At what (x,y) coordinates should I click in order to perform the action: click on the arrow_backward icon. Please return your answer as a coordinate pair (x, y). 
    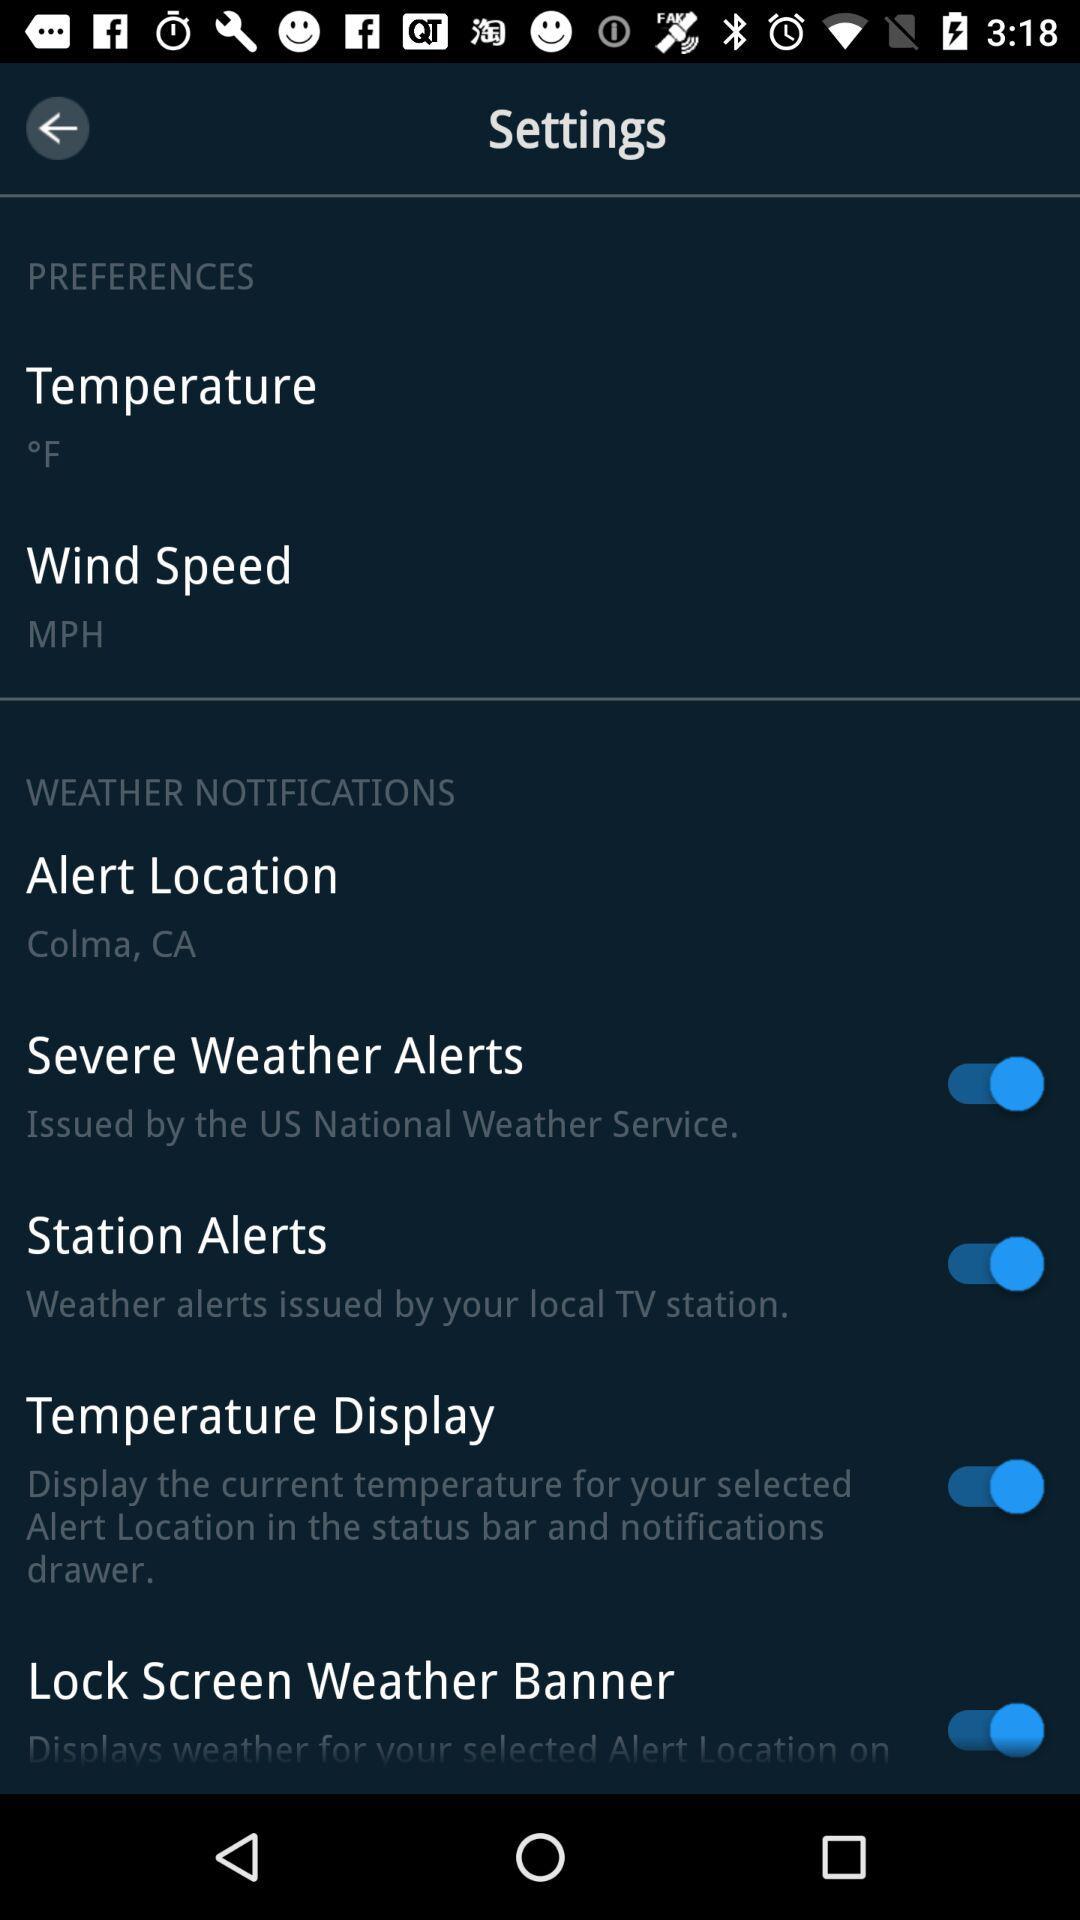
    Looking at the image, I should click on (56, 127).